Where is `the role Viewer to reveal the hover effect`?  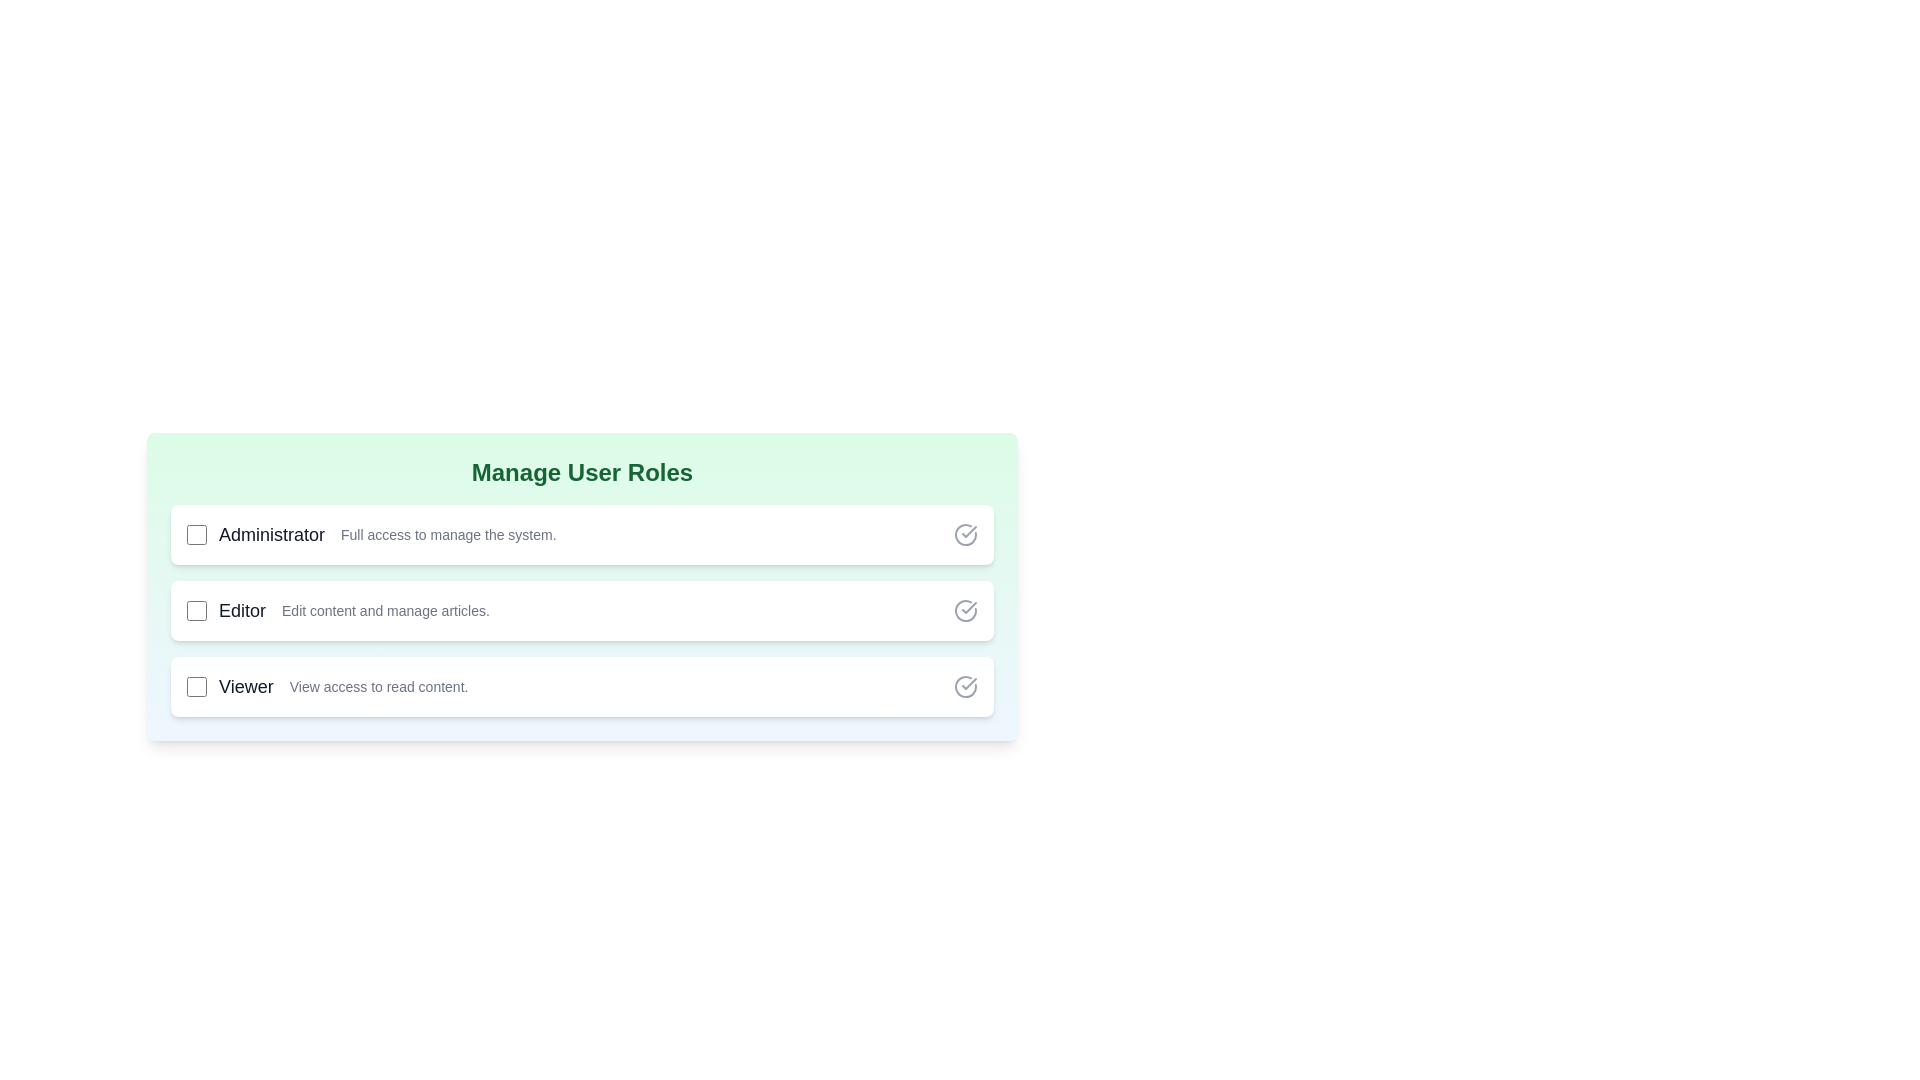 the role Viewer to reveal the hover effect is located at coordinates (581, 685).